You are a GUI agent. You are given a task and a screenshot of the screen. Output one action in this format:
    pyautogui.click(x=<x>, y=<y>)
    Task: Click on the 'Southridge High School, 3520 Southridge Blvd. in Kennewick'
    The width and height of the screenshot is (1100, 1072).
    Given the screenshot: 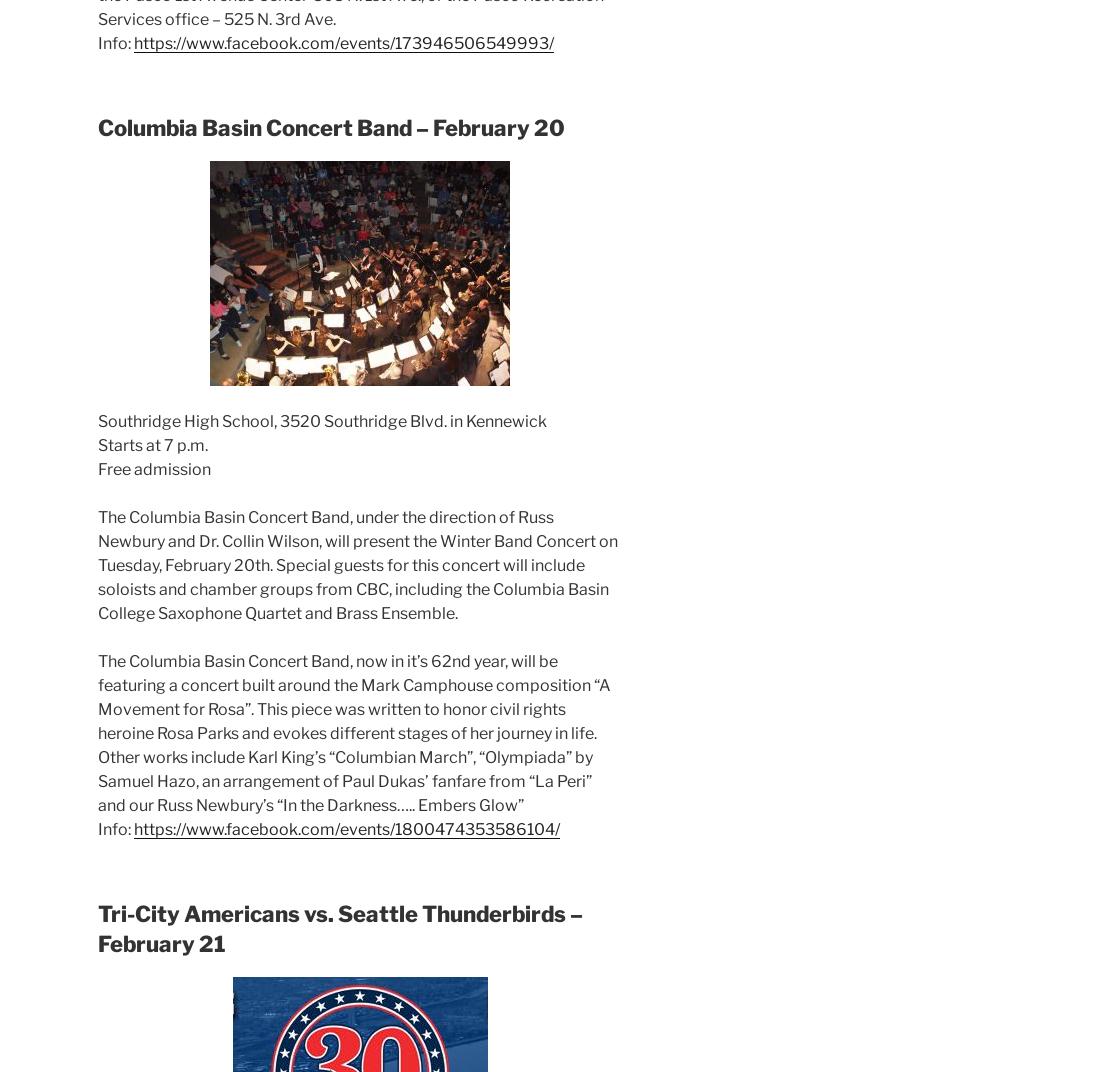 What is the action you would take?
    pyautogui.click(x=321, y=419)
    